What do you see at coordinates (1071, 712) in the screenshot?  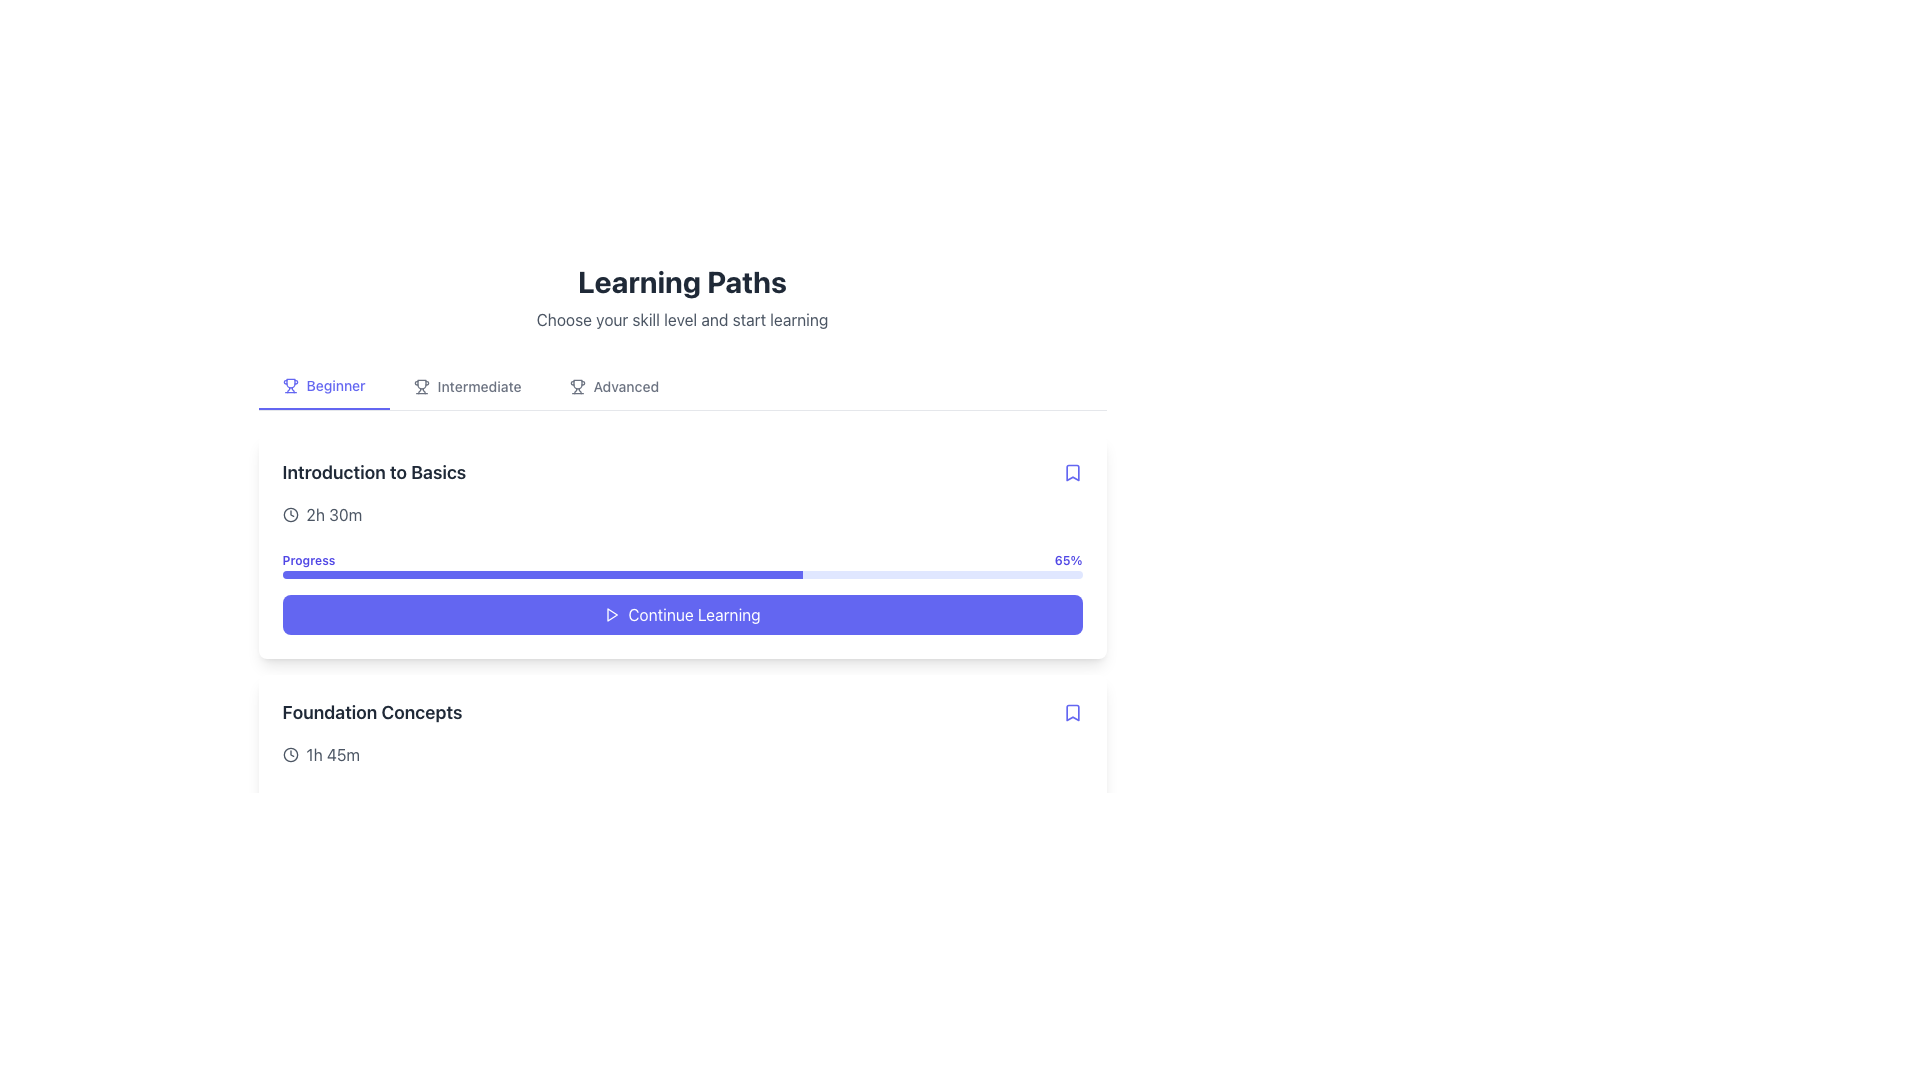 I see `the bookmark icon located in the top-right corner of the 'Foundation Concepts' topic card` at bounding box center [1071, 712].